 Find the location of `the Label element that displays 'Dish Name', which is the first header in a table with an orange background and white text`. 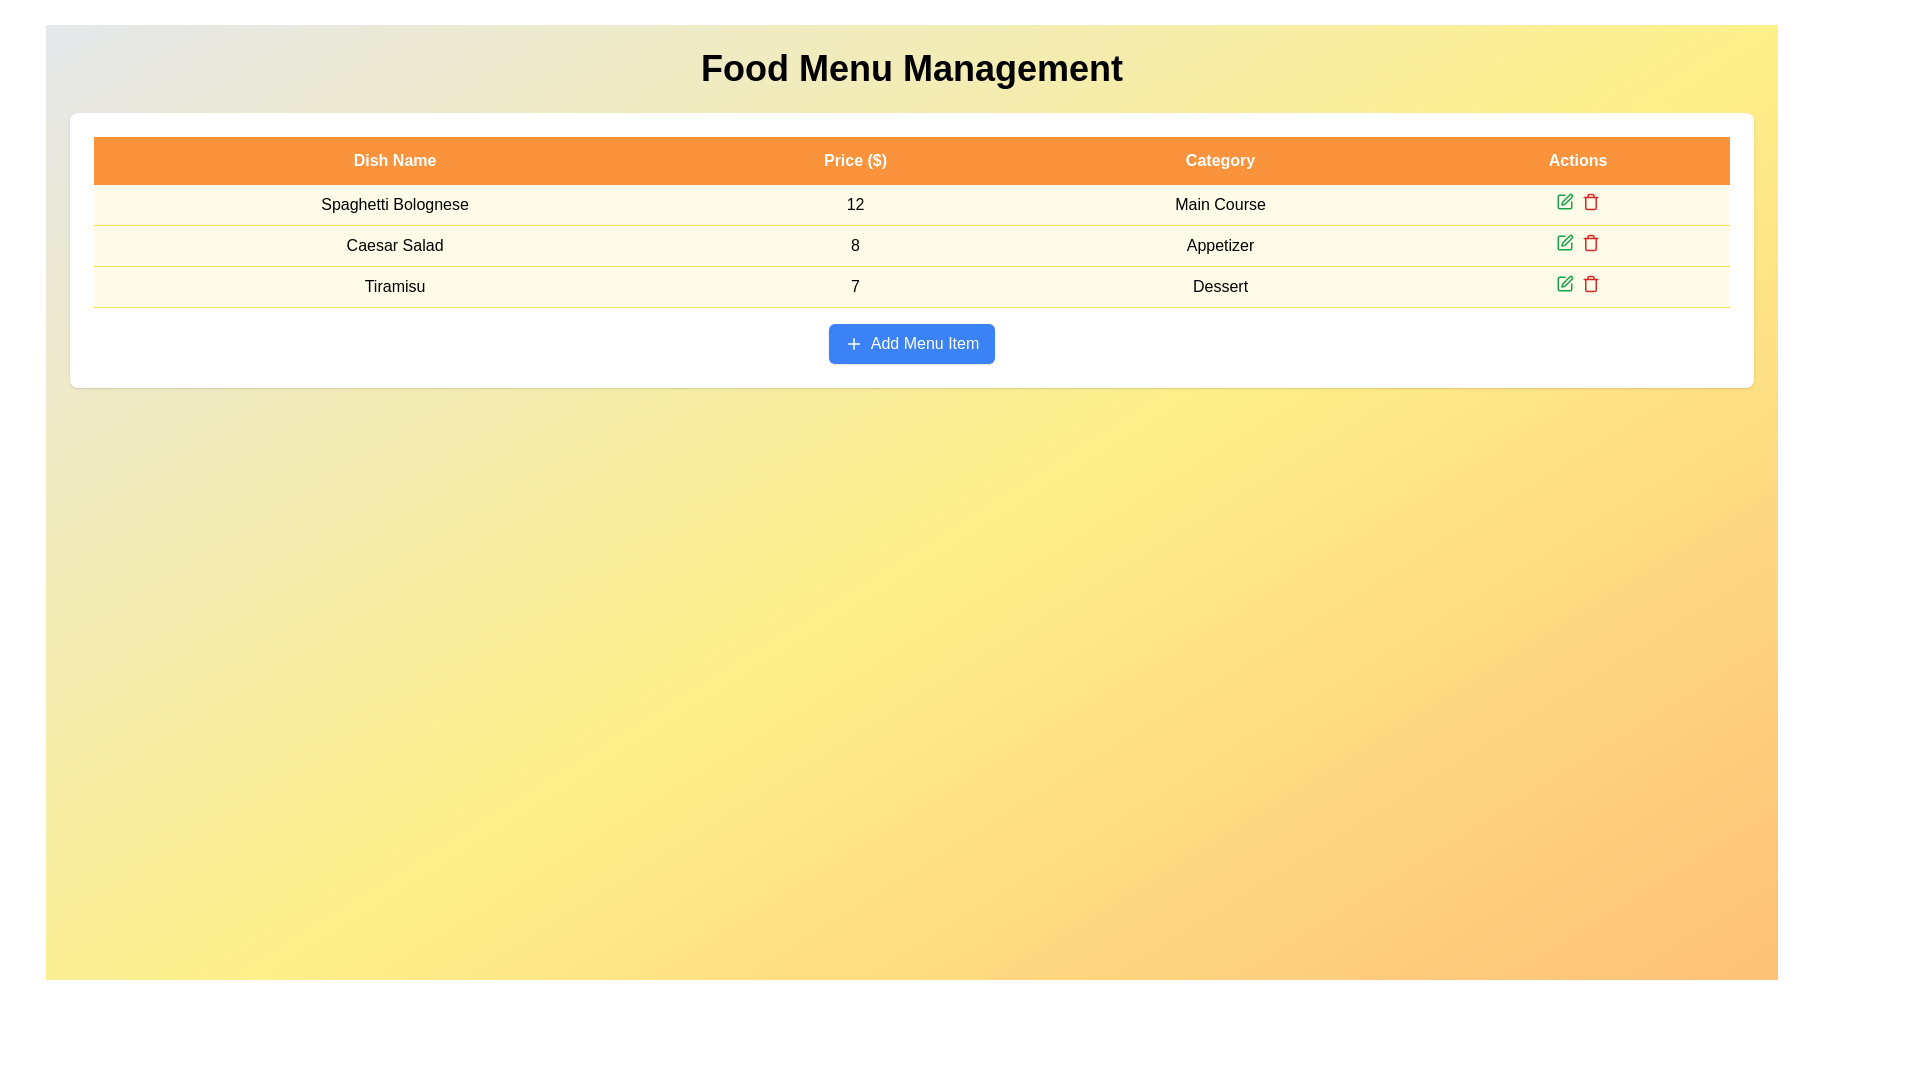

the Label element that displays 'Dish Name', which is the first header in a table with an orange background and white text is located at coordinates (395, 160).